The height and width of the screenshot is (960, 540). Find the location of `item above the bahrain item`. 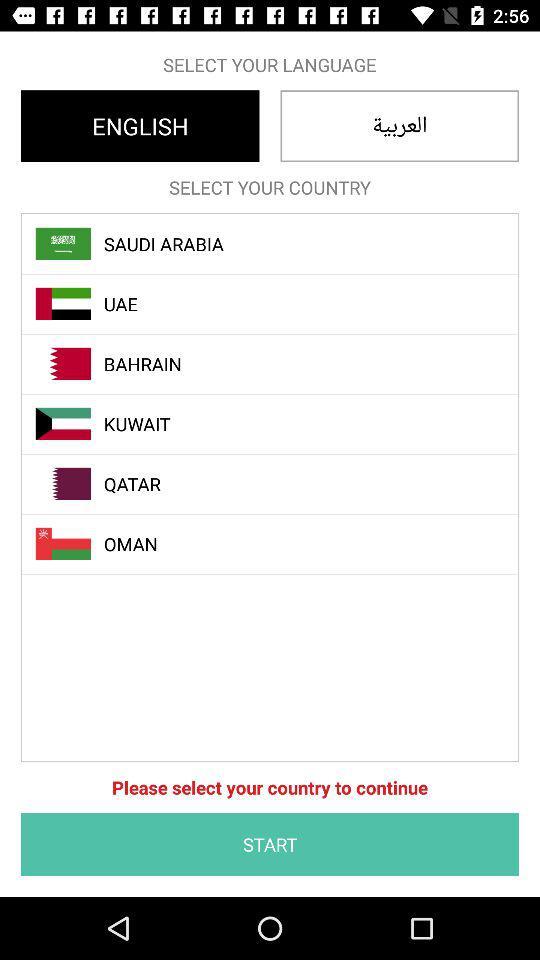

item above the bahrain item is located at coordinates (280, 304).